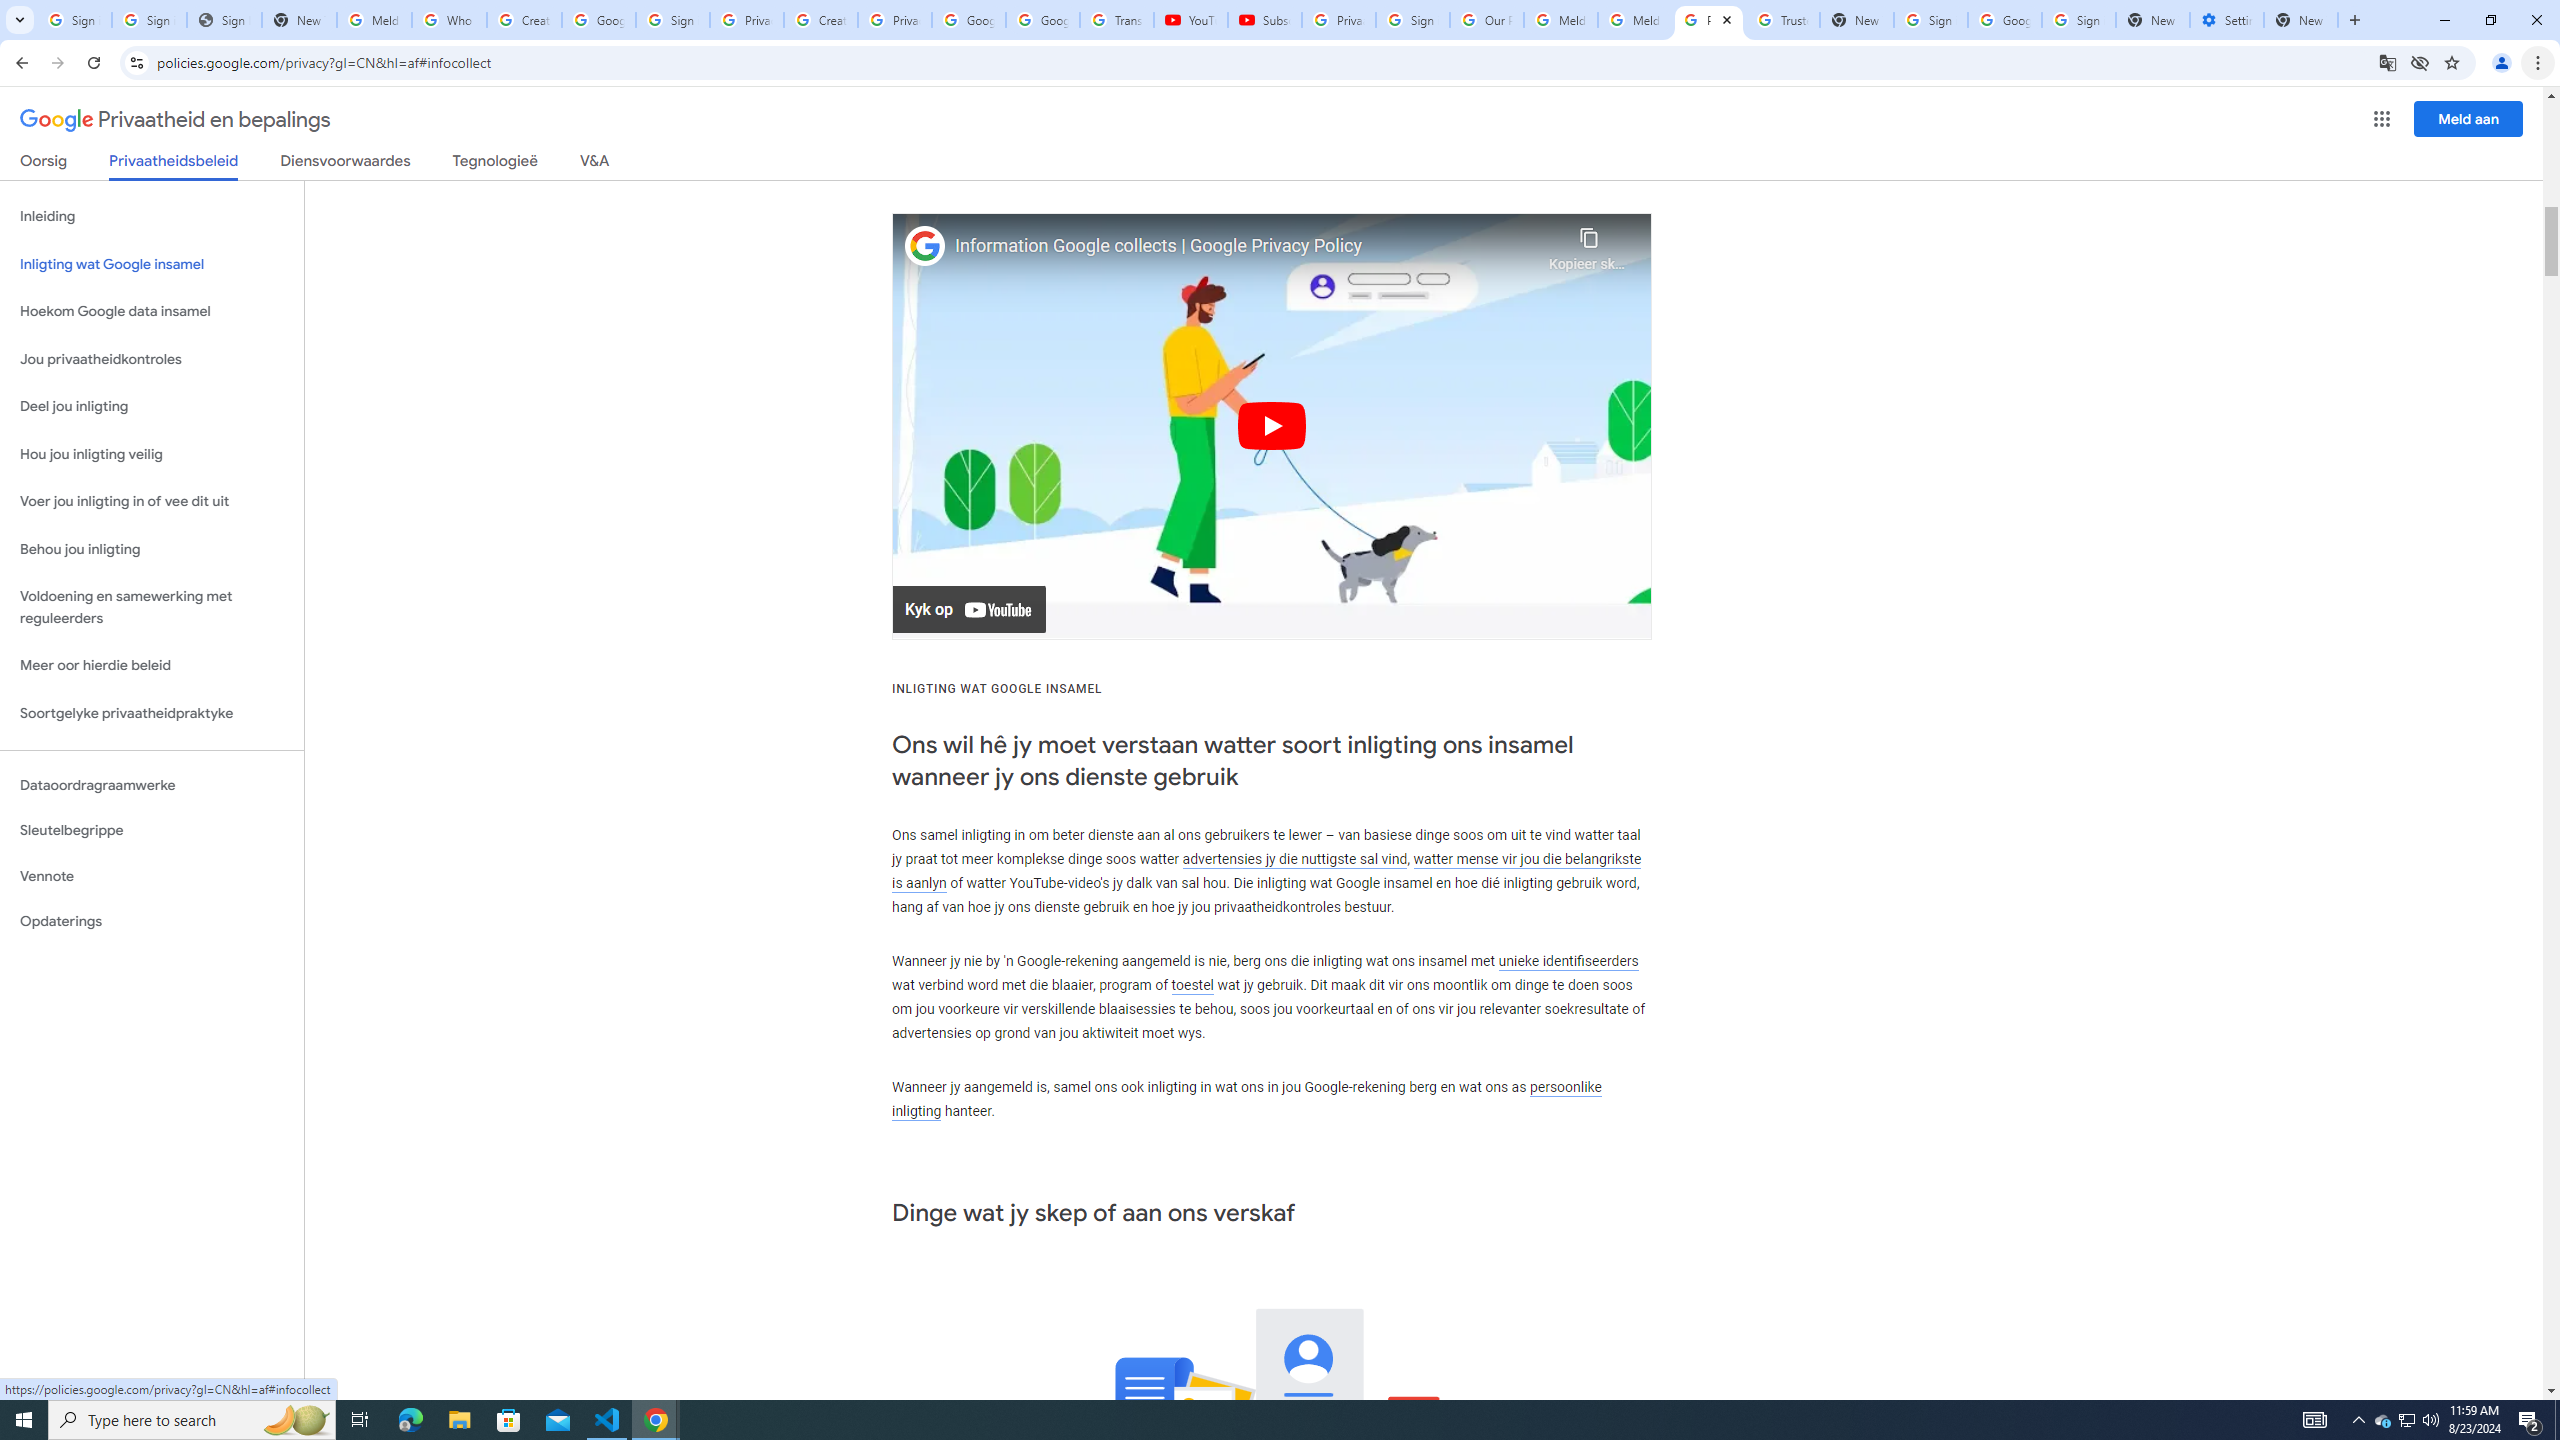  I want to click on 'toestel', so click(1191, 984).